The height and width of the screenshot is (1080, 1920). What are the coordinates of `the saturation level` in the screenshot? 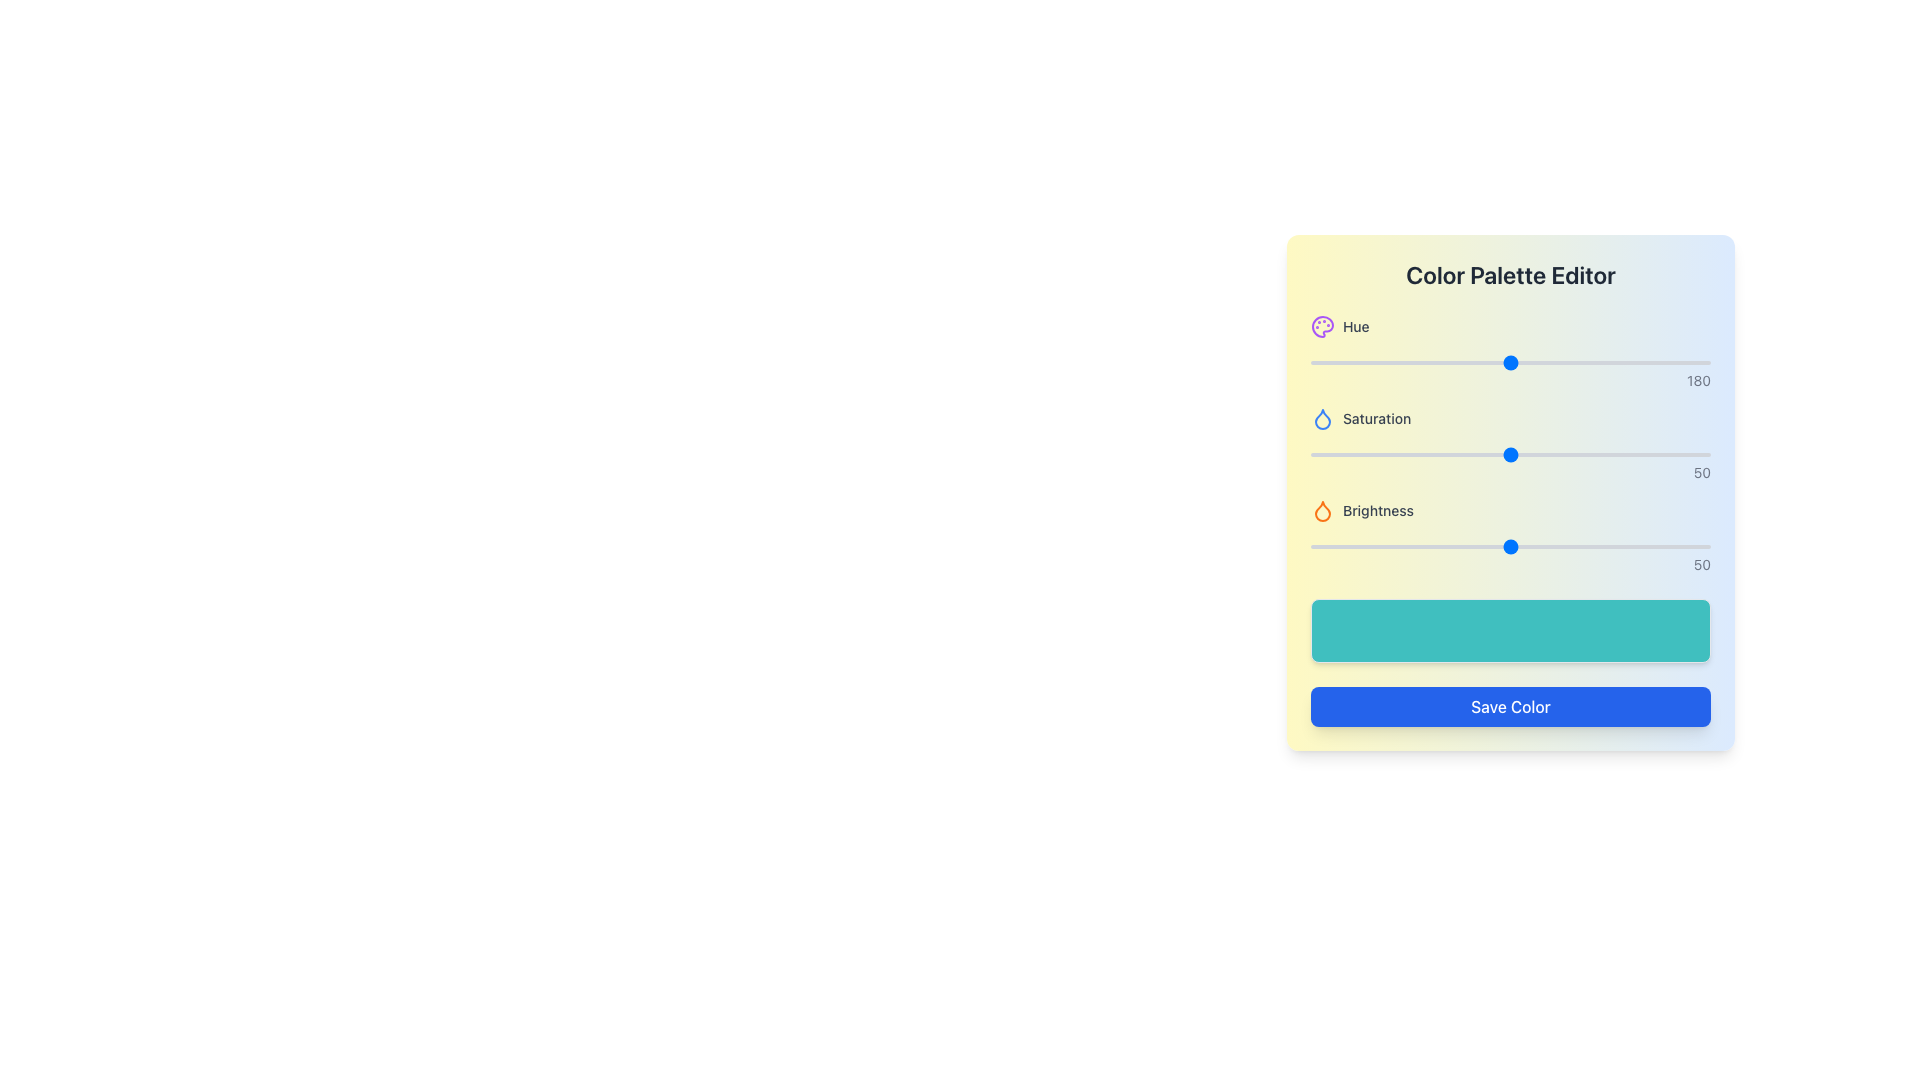 It's located at (1627, 455).